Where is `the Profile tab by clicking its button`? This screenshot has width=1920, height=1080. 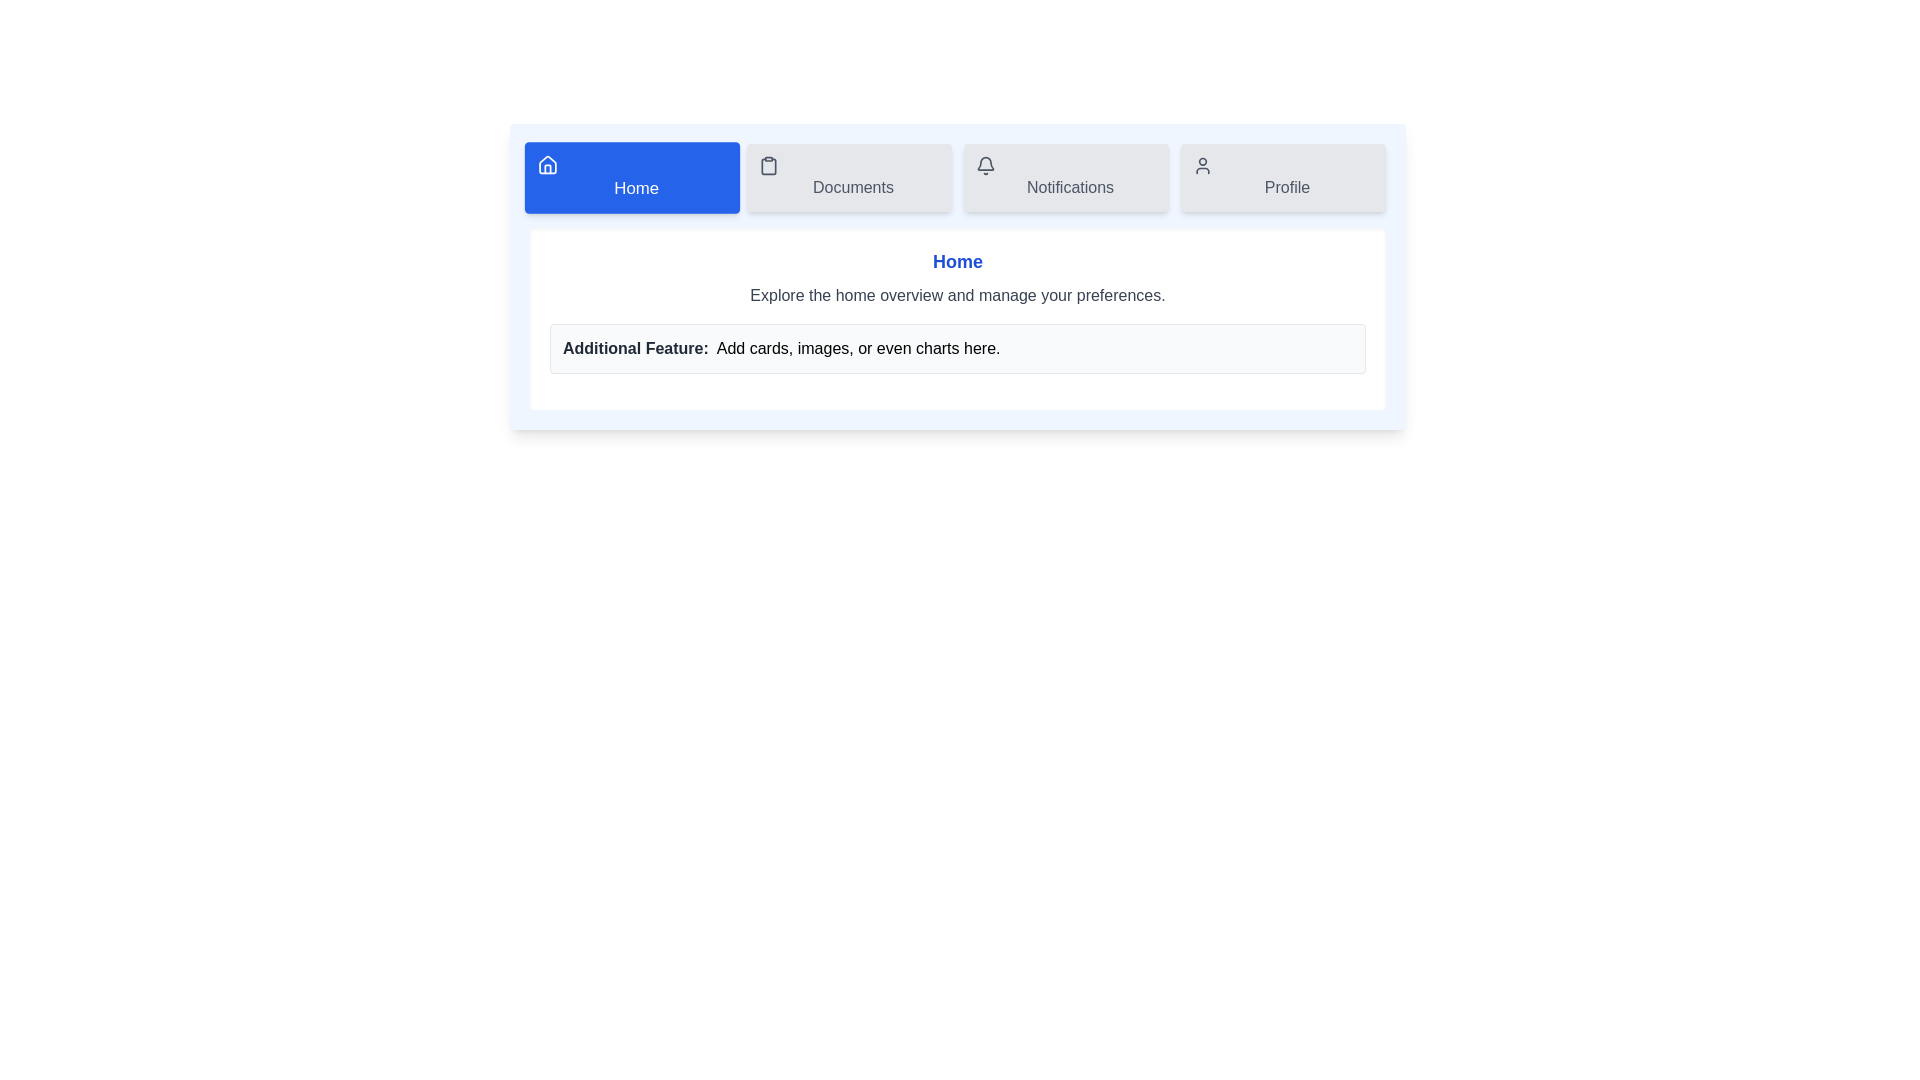 the Profile tab by clicking its button is located at coordinates (1283, 176).